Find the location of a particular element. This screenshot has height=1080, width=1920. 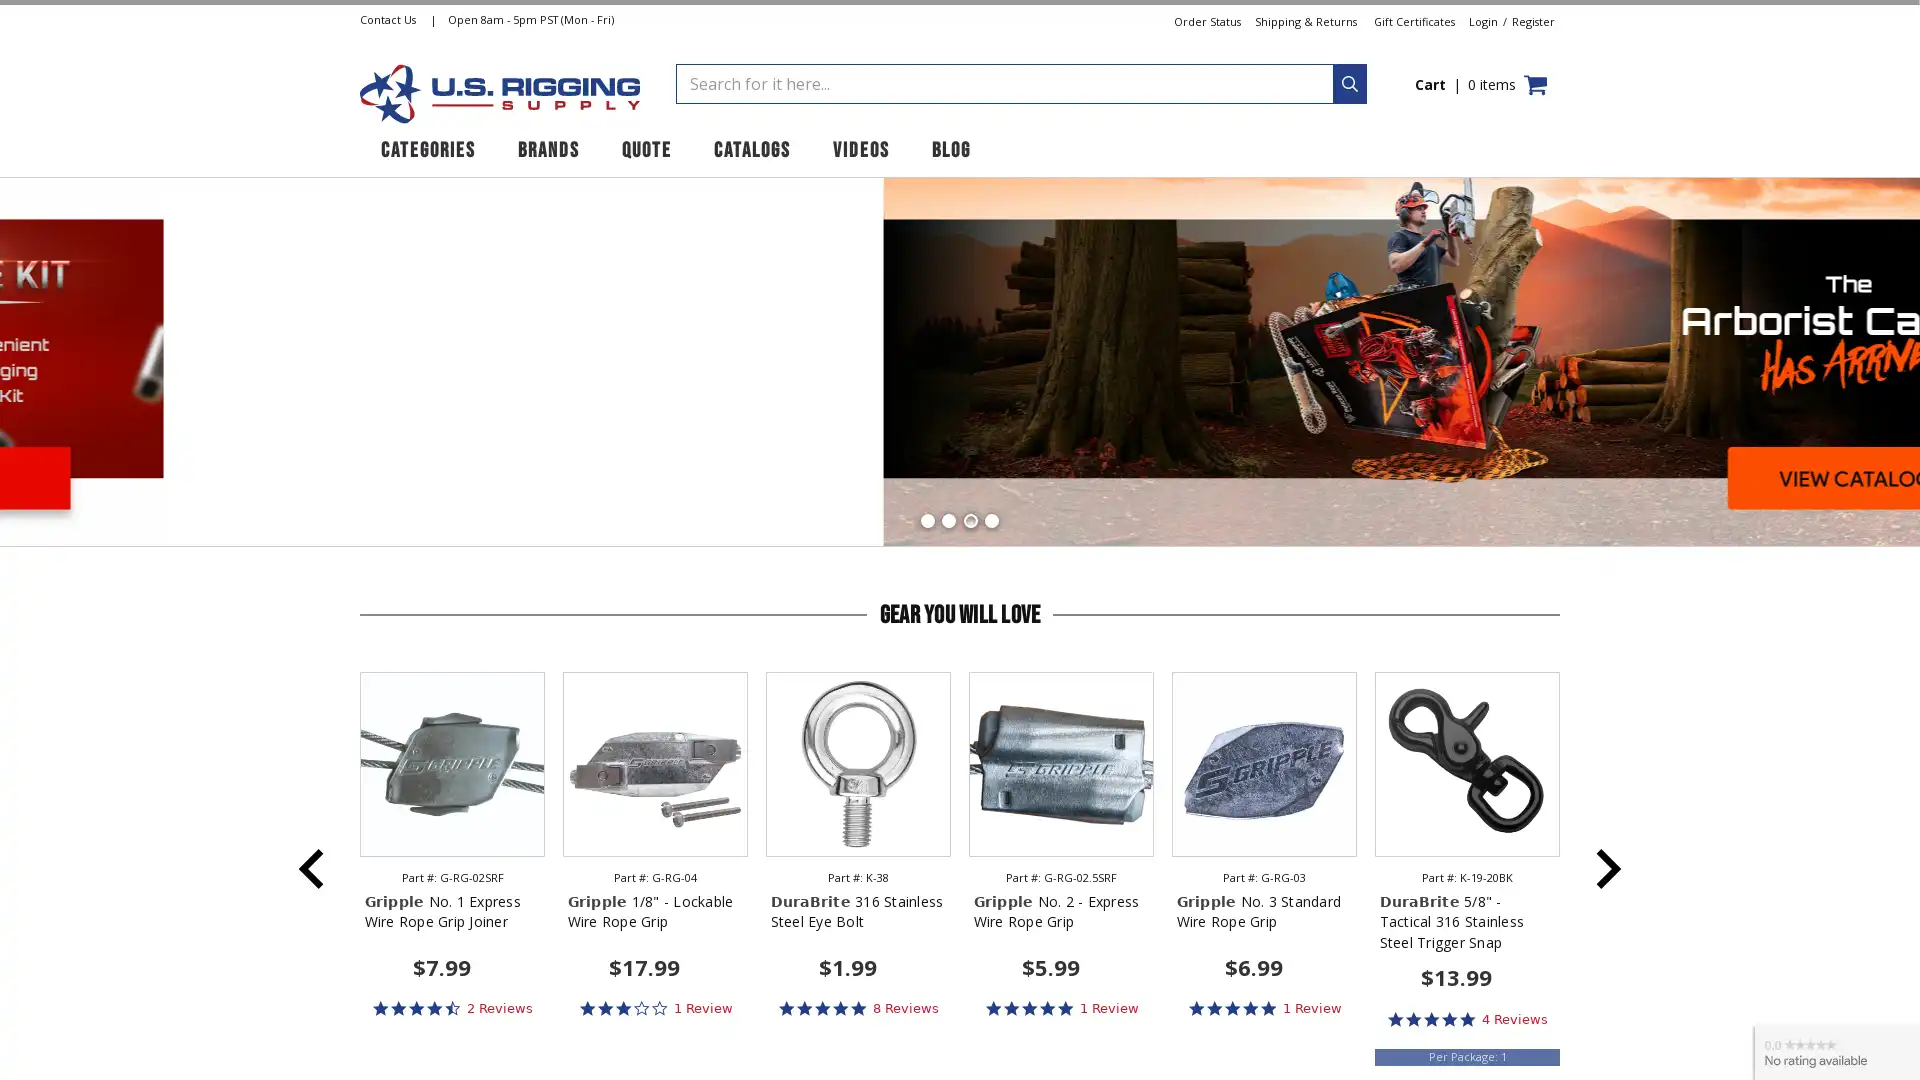

next is located at coordinates (1608, 866).